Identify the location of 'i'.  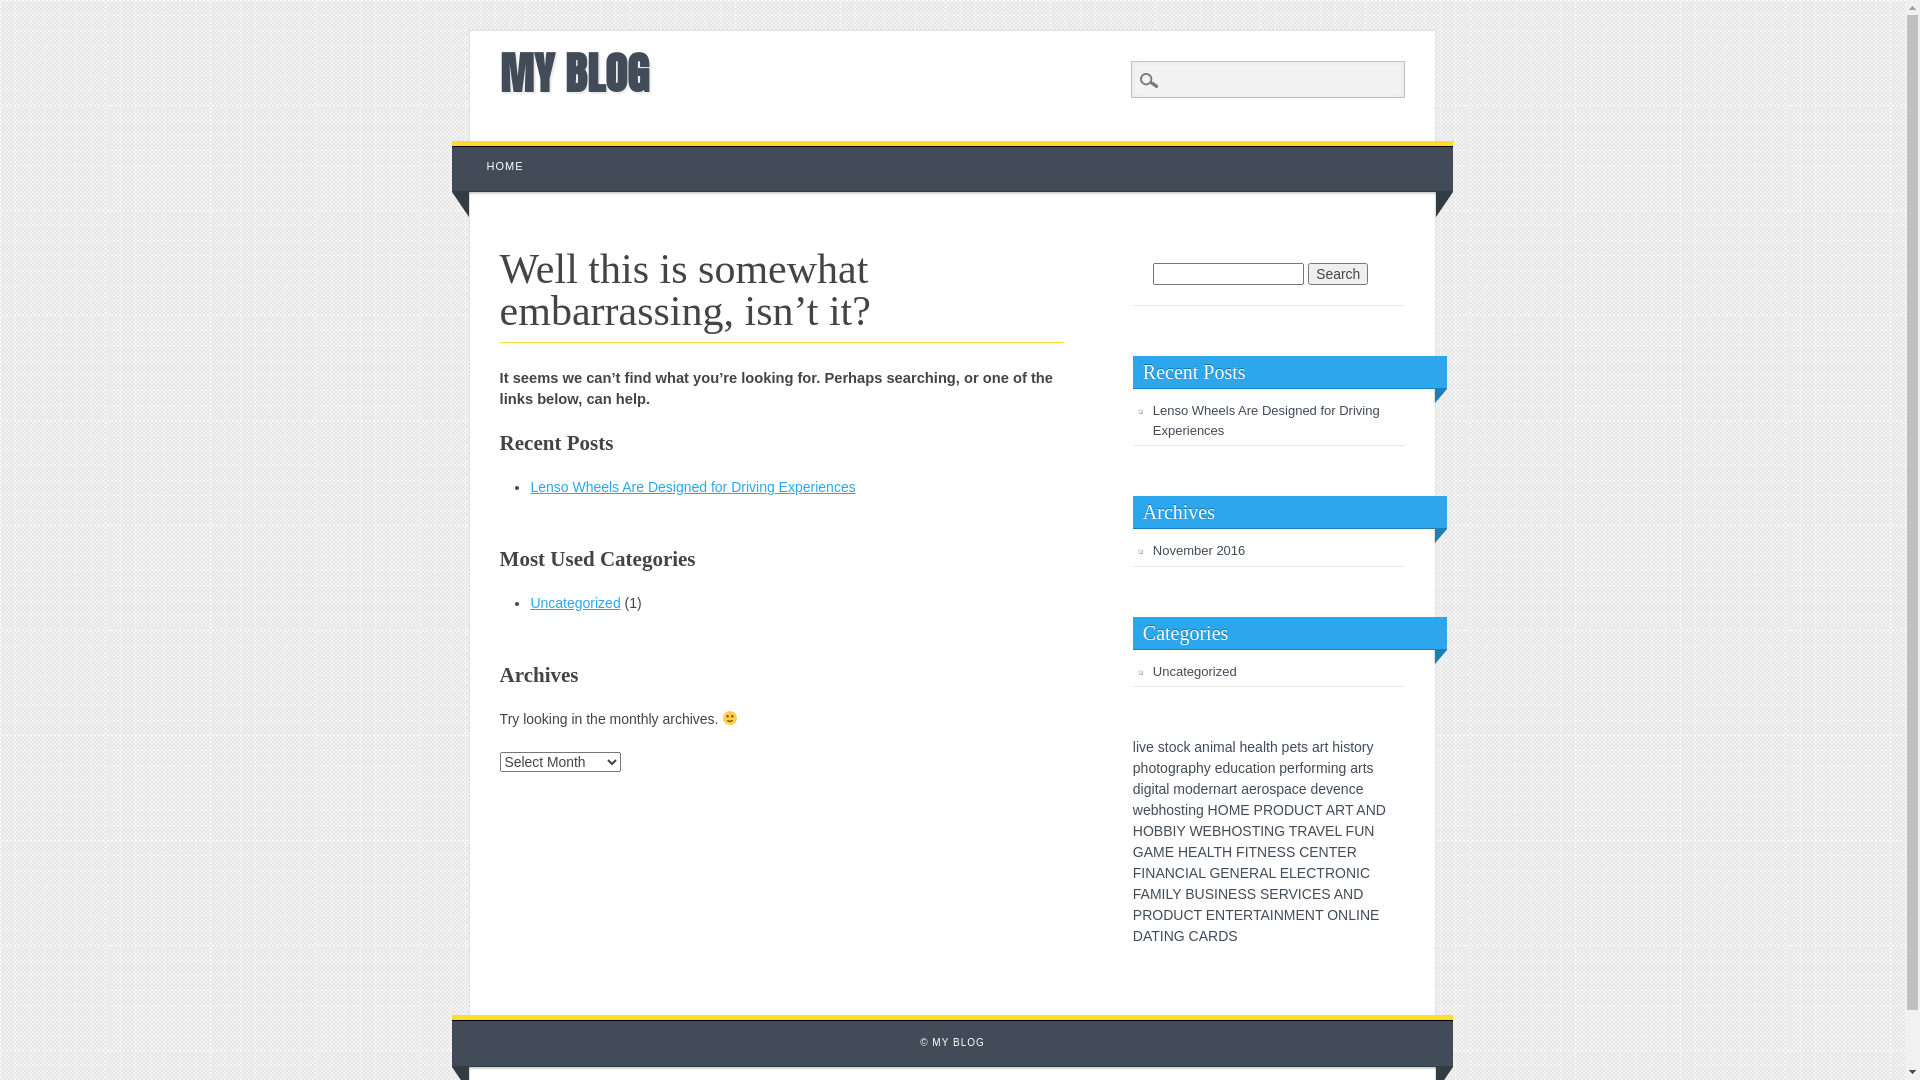
(1257, 766).